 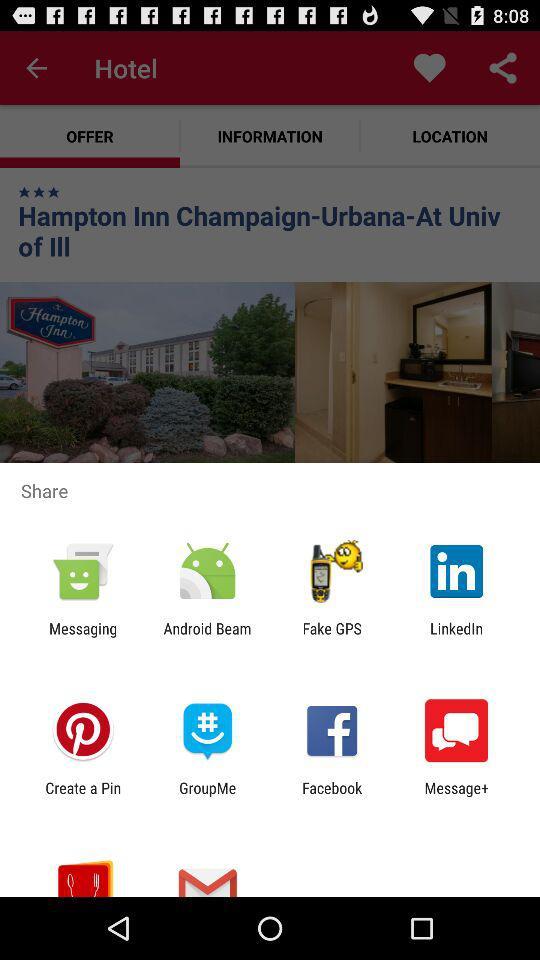 What do you see at coordinates (206, 636) in the screenshot?
I see `the android beam icon` at bounding box center [206, 636].